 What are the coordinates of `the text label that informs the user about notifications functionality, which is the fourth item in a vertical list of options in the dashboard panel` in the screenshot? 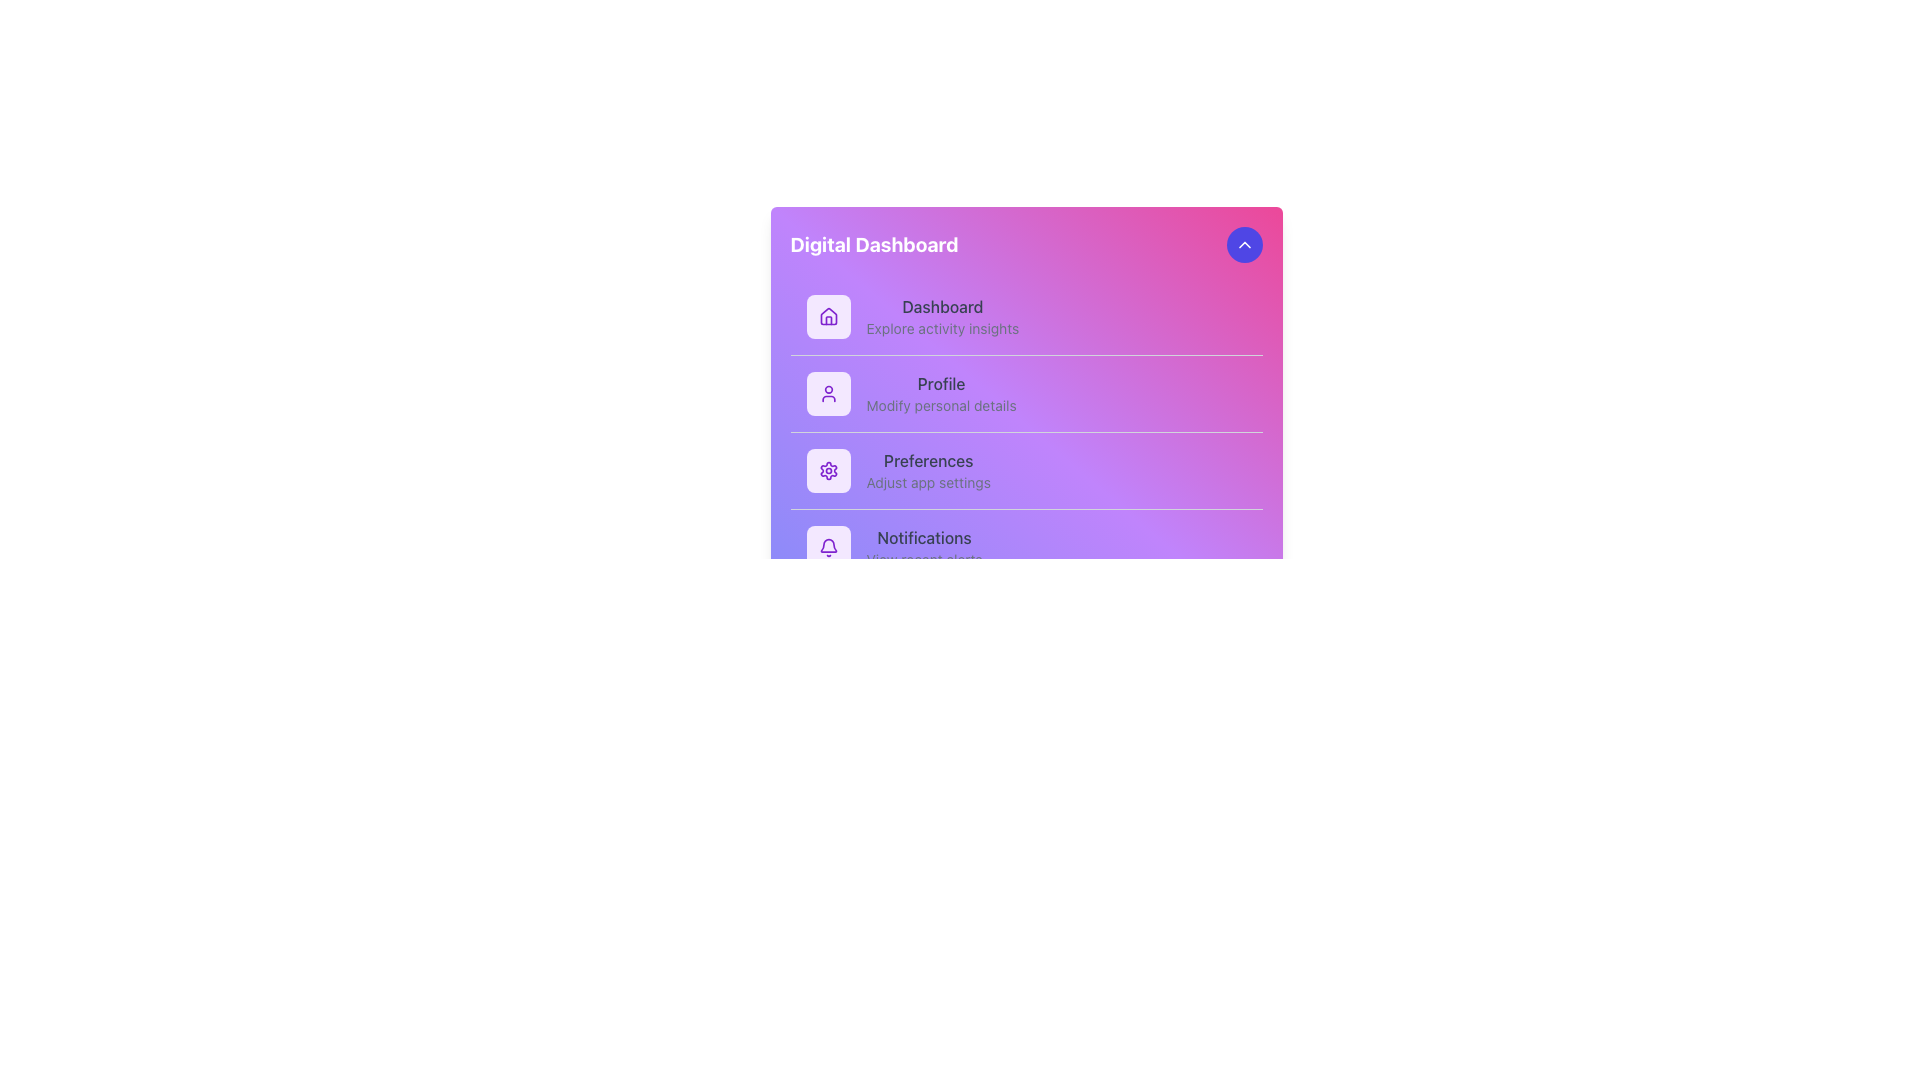 It's located at (923, 547).